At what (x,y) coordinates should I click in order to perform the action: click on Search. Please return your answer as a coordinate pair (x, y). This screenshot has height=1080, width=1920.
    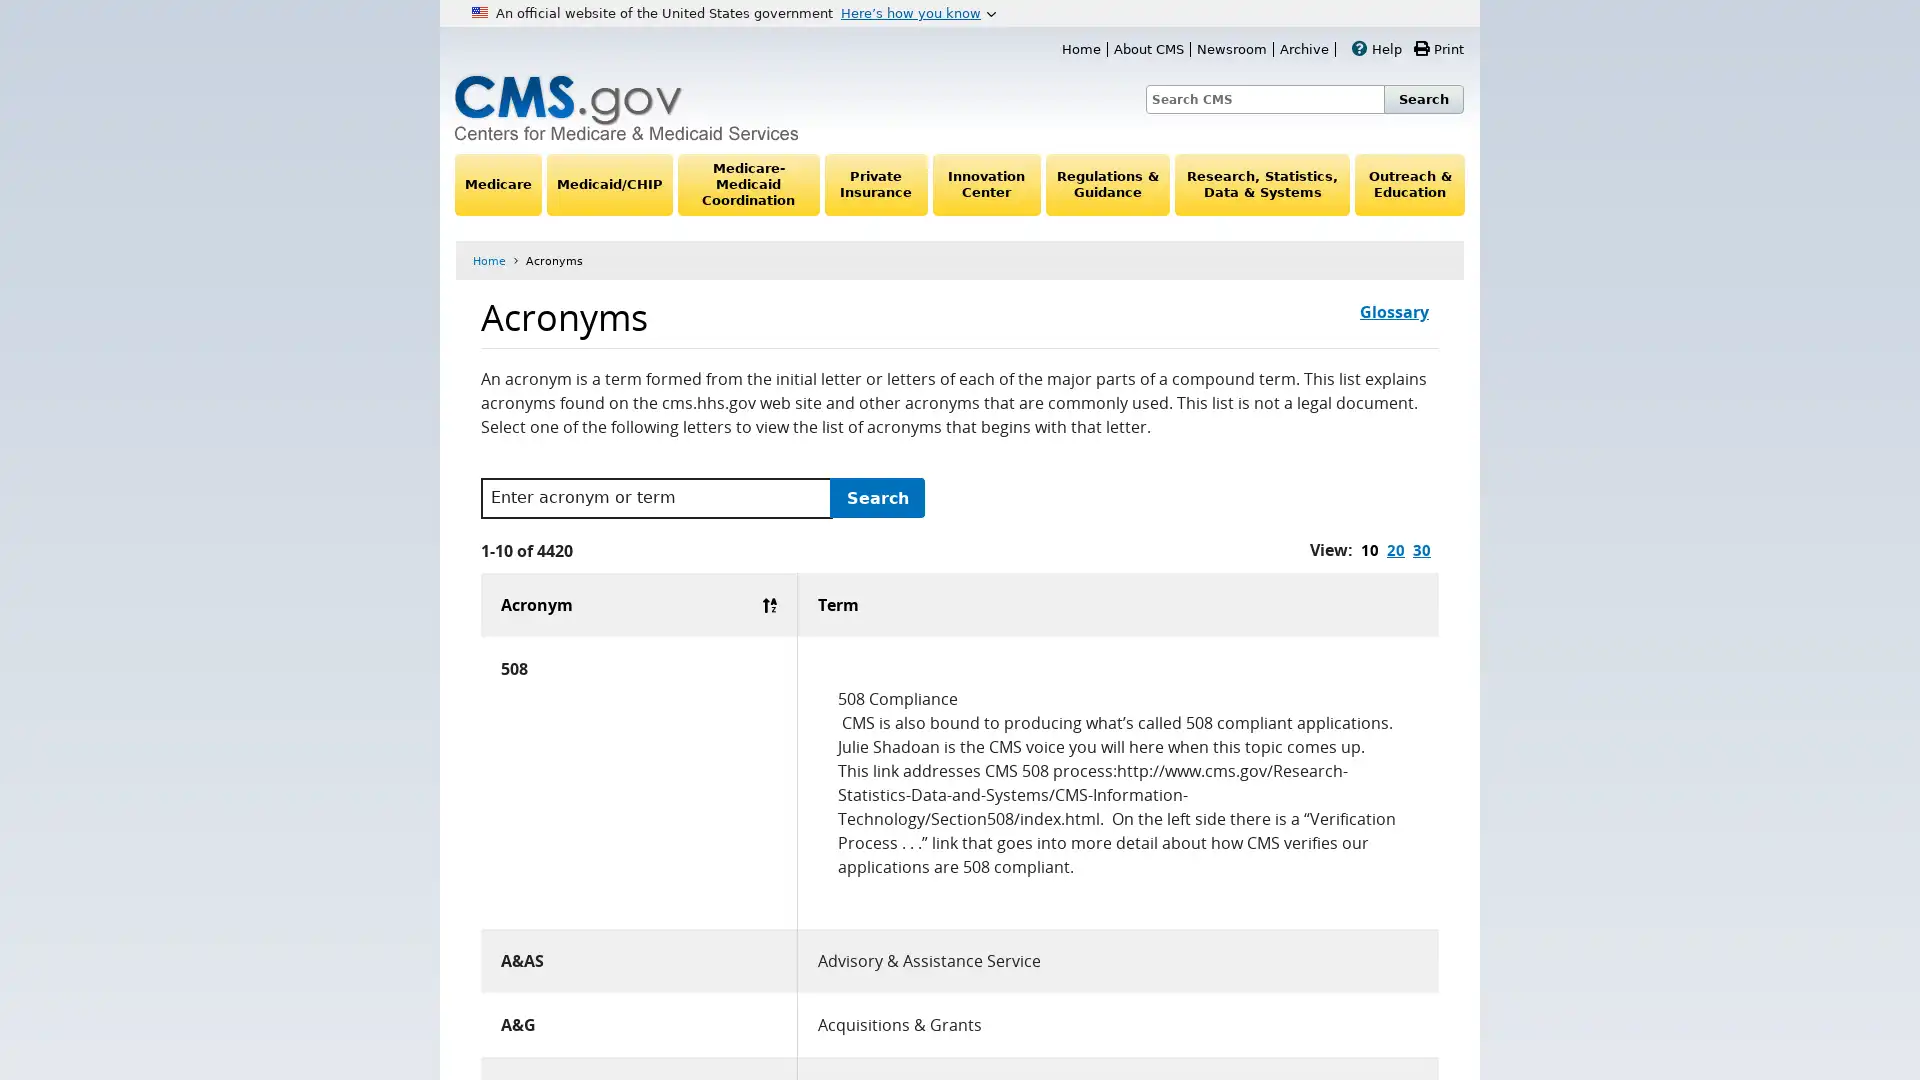
    Looking at the image, I should click on (877, 496).